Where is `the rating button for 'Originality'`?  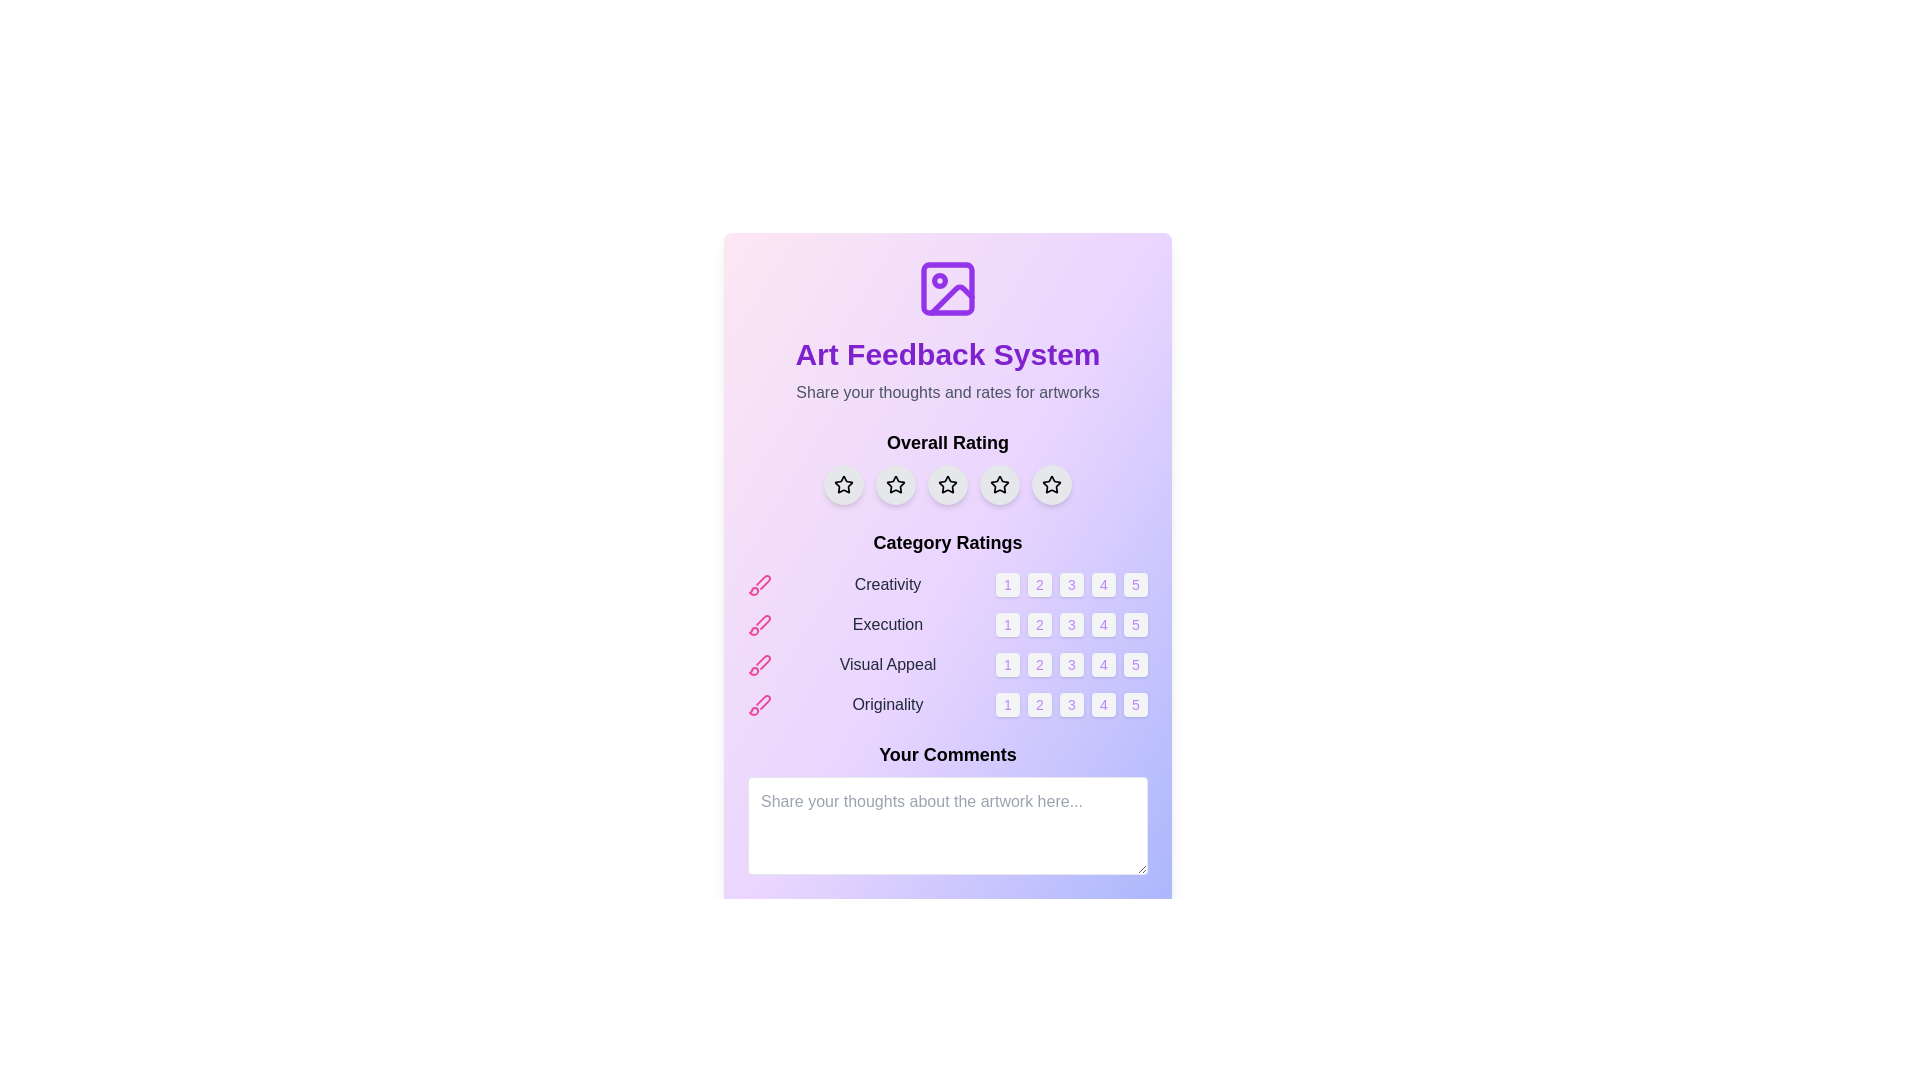
the rating button for 'Originality' is located at coordinates (947, 704).